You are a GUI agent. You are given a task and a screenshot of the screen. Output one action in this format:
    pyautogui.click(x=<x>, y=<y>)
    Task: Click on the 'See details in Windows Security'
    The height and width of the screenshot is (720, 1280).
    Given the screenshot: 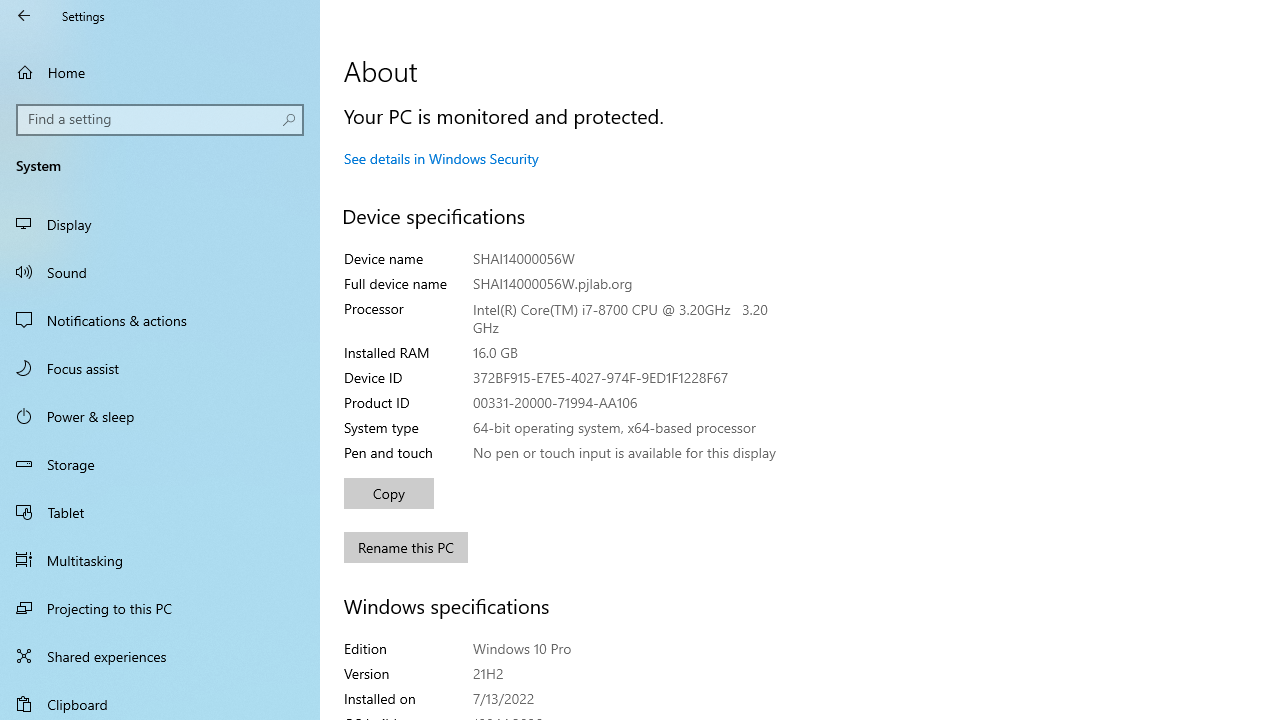 What is the action you would take?
    pyautogui.click(x=440, y=157)
    